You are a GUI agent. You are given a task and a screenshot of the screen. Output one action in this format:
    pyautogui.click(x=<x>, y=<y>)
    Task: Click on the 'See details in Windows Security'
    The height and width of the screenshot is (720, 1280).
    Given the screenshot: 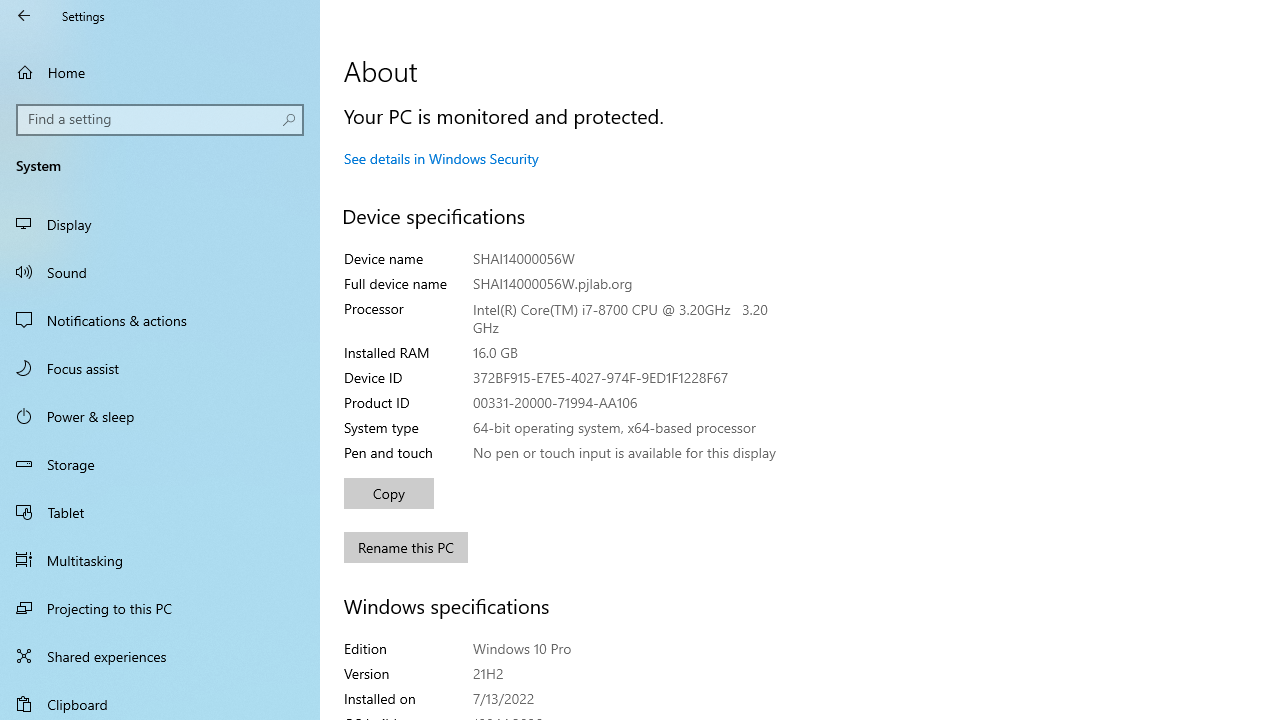 What is the action you would take?
    pyautogui.click(x=440, y=157)
    